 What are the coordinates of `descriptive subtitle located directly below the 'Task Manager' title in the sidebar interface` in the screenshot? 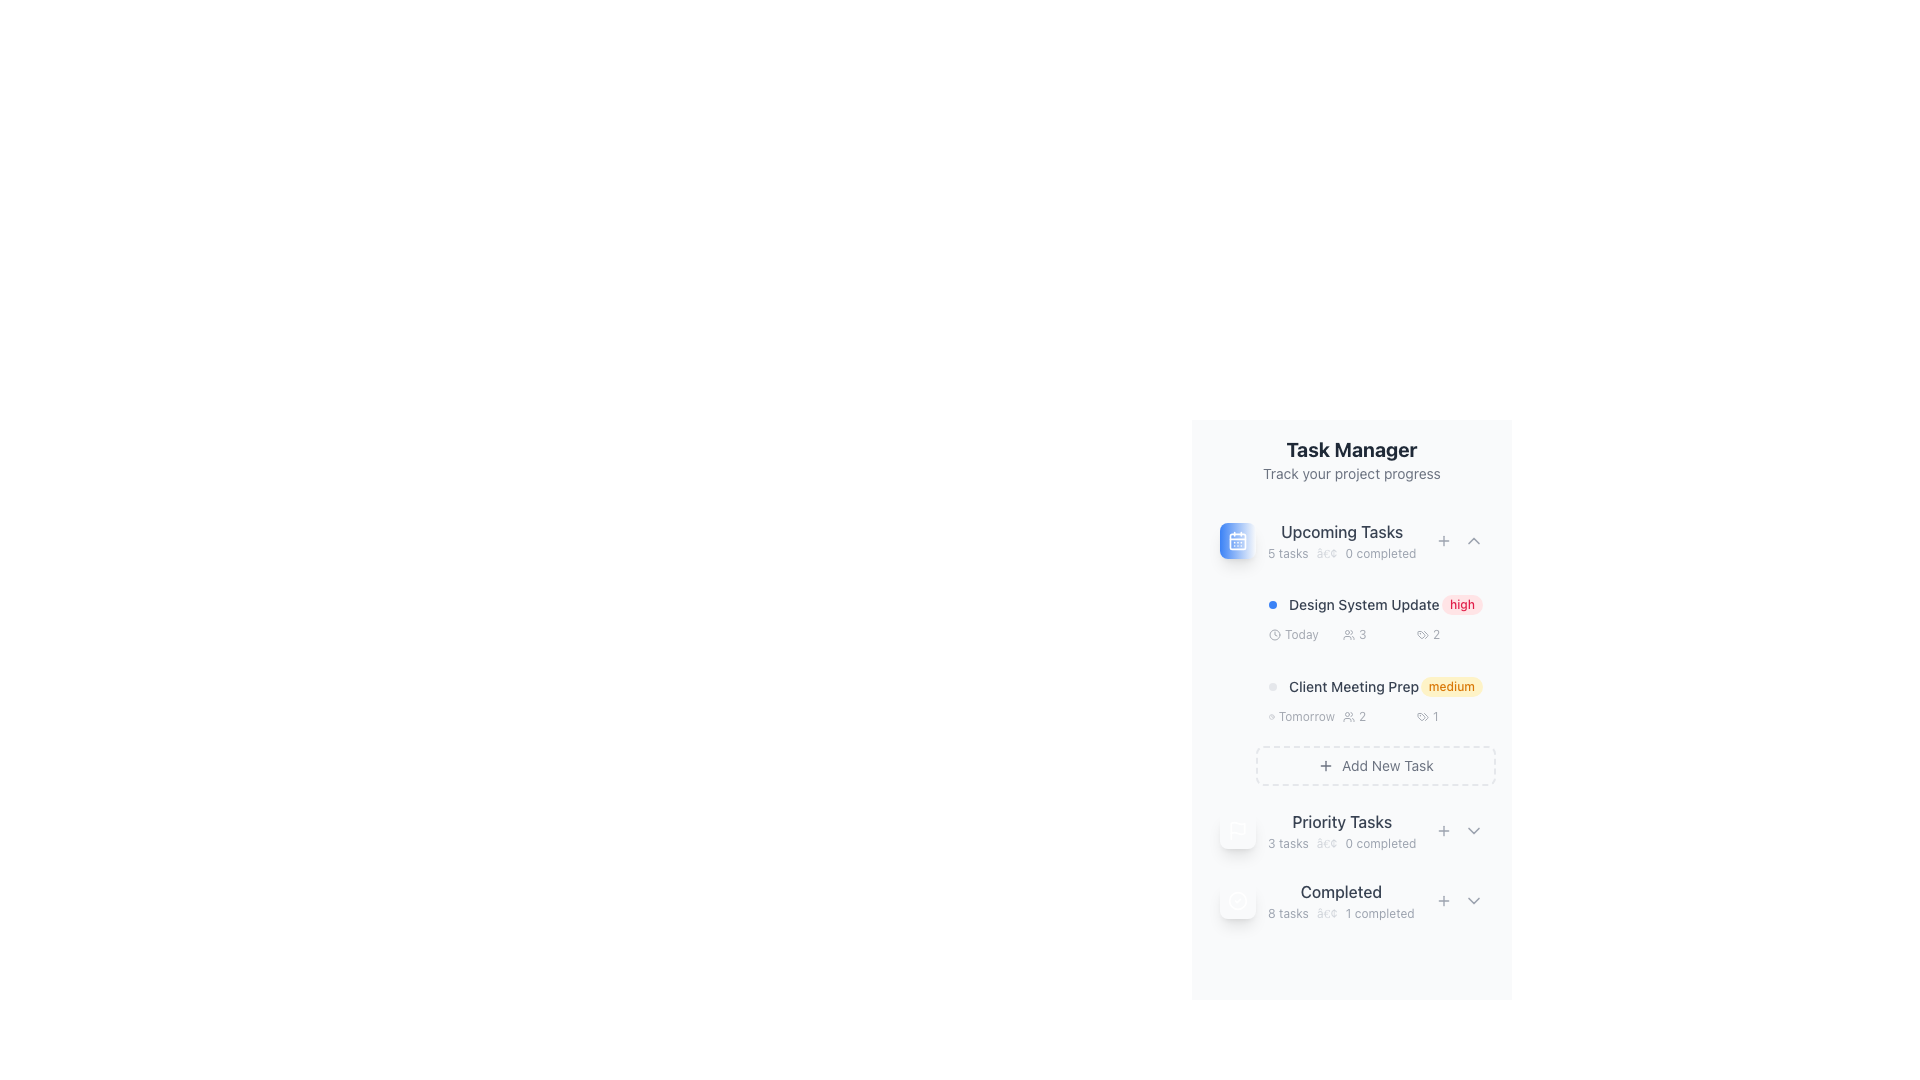 It's located at (1352, 474).